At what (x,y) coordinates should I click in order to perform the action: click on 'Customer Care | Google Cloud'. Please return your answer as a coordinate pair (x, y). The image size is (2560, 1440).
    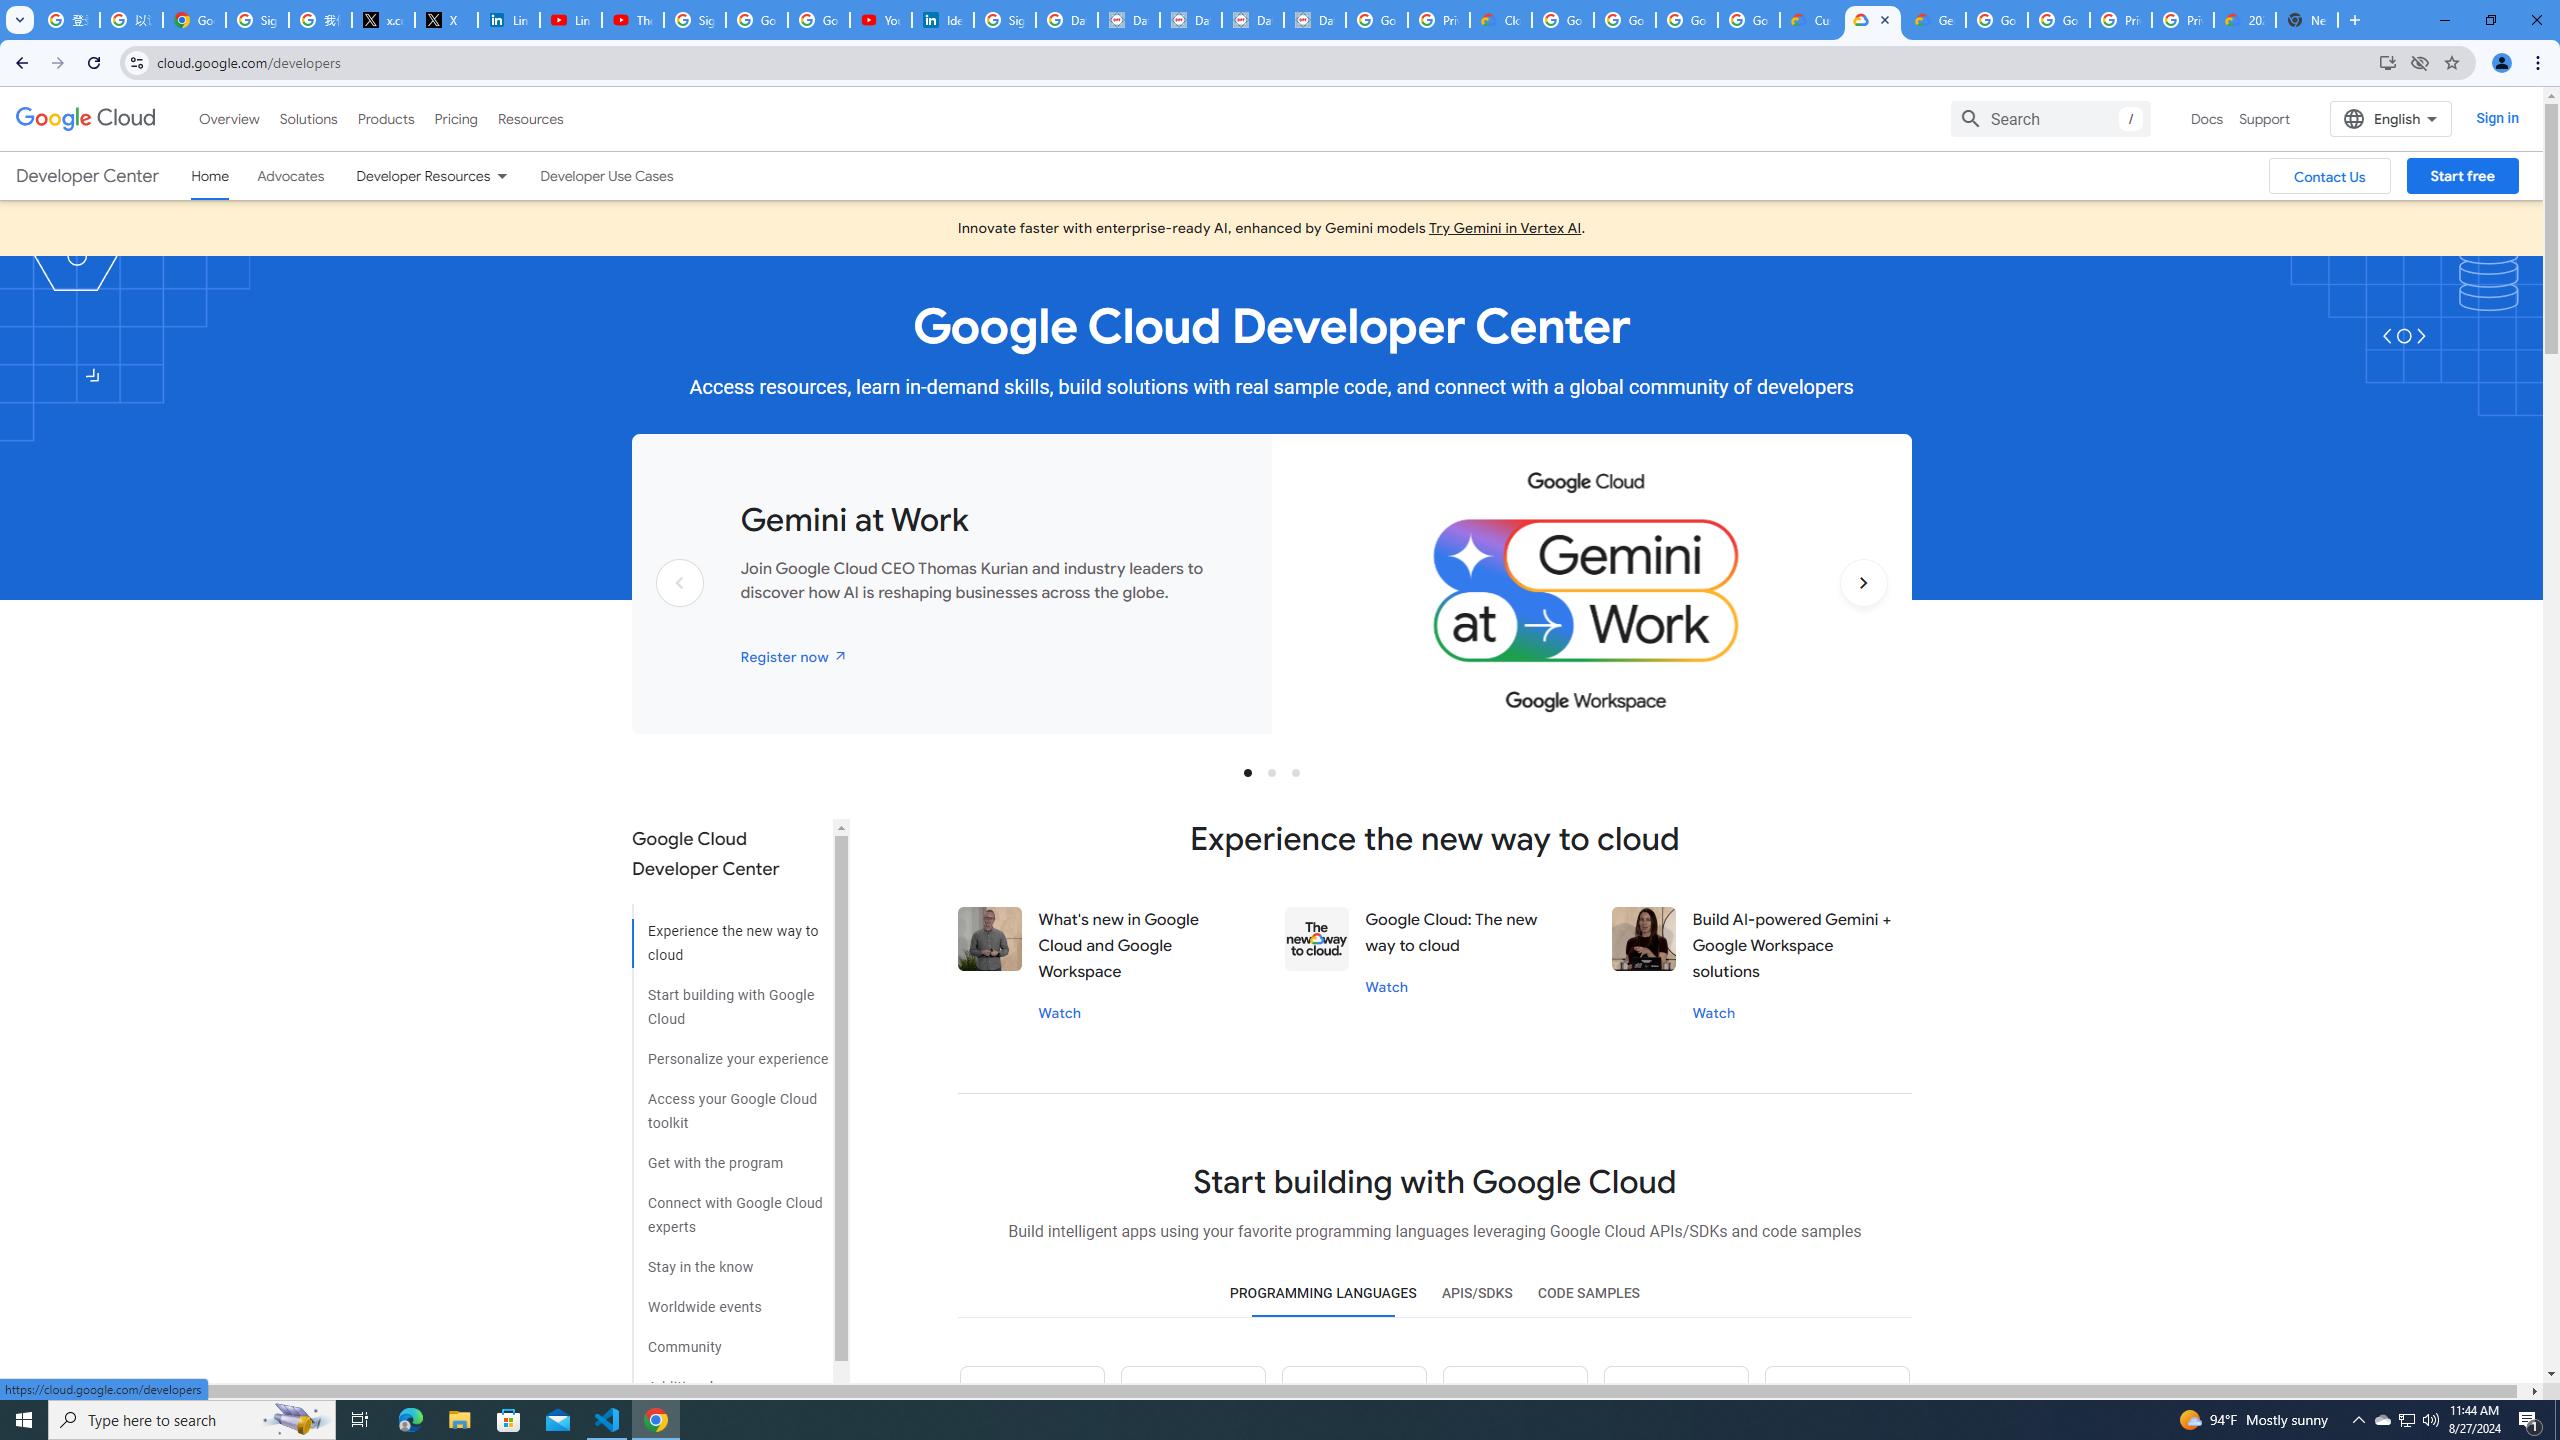
    Looking at the image, I should click on (1810, 19).